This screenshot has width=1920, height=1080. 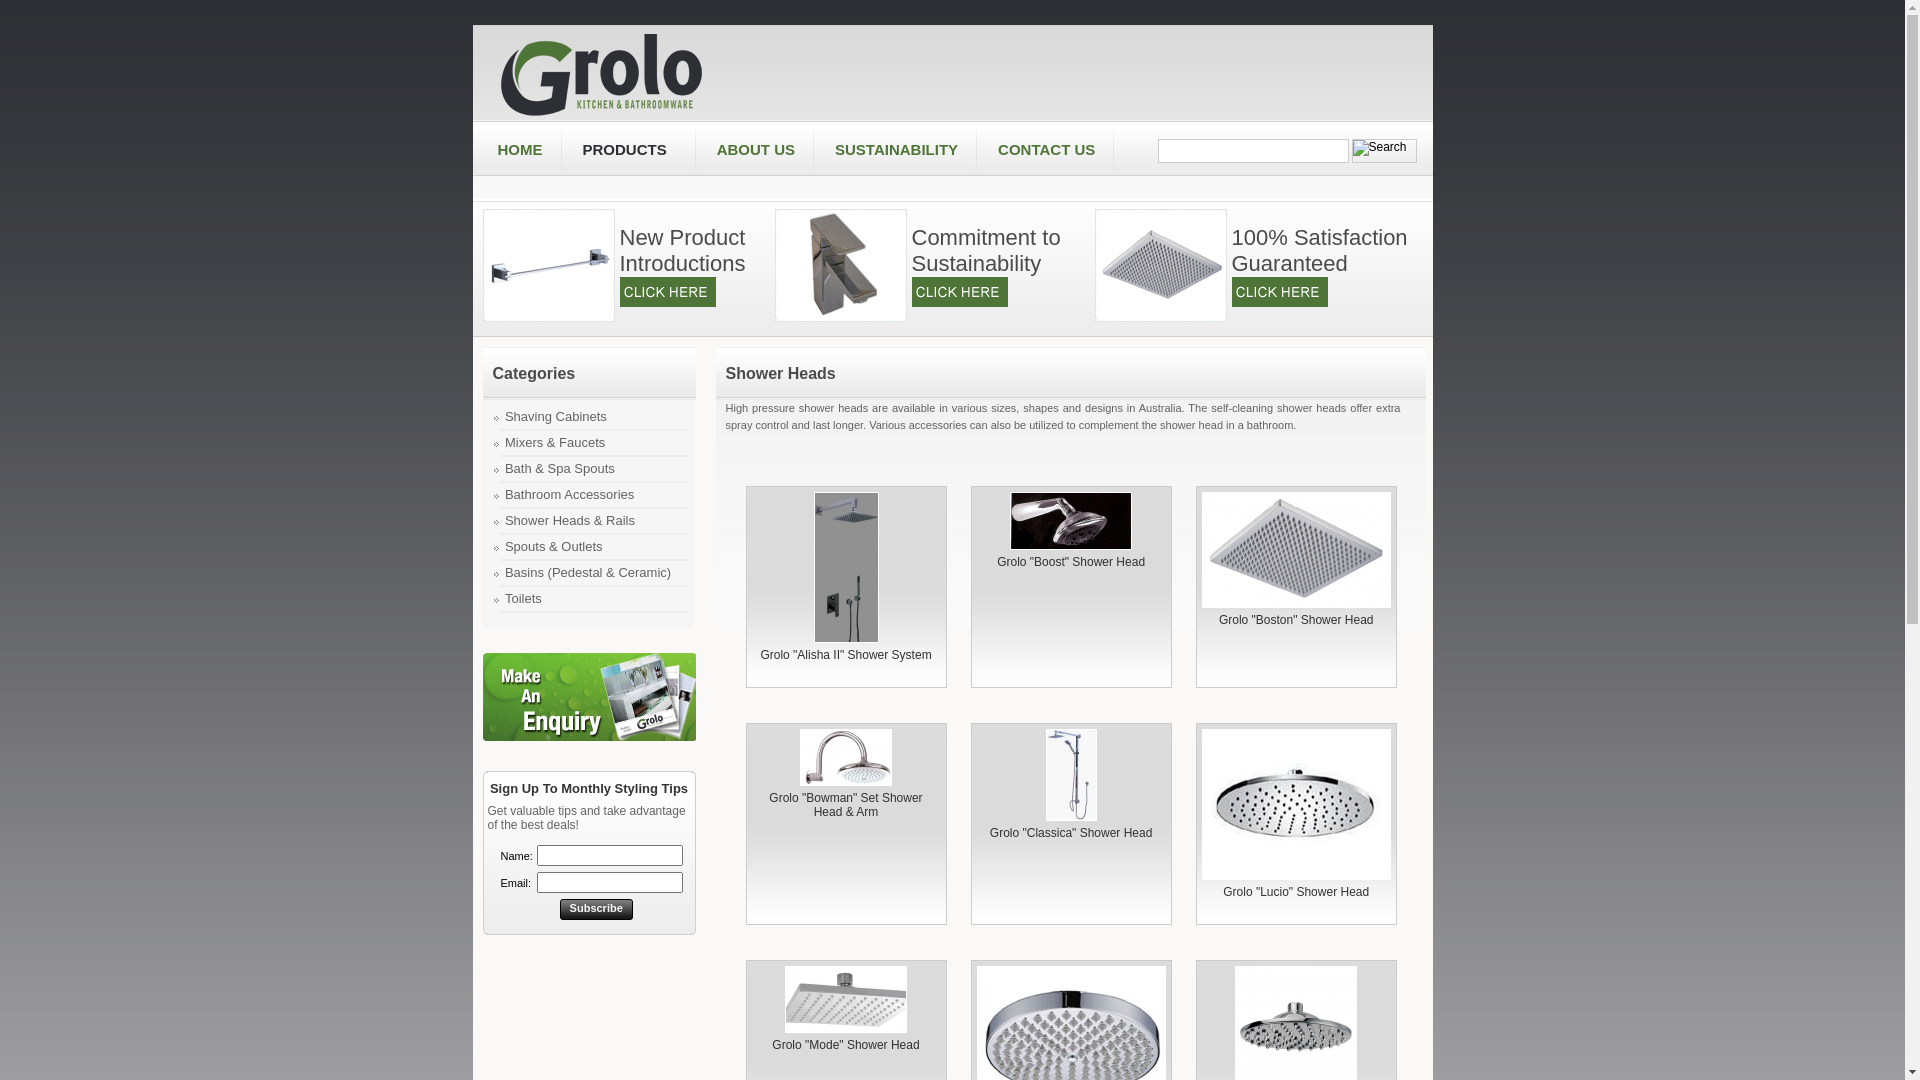 What do you see at coordinates (845, 655) in the screenshot?
I see `'Grolo "Alisha II" Shower System'` at bounding box center [845, 655].